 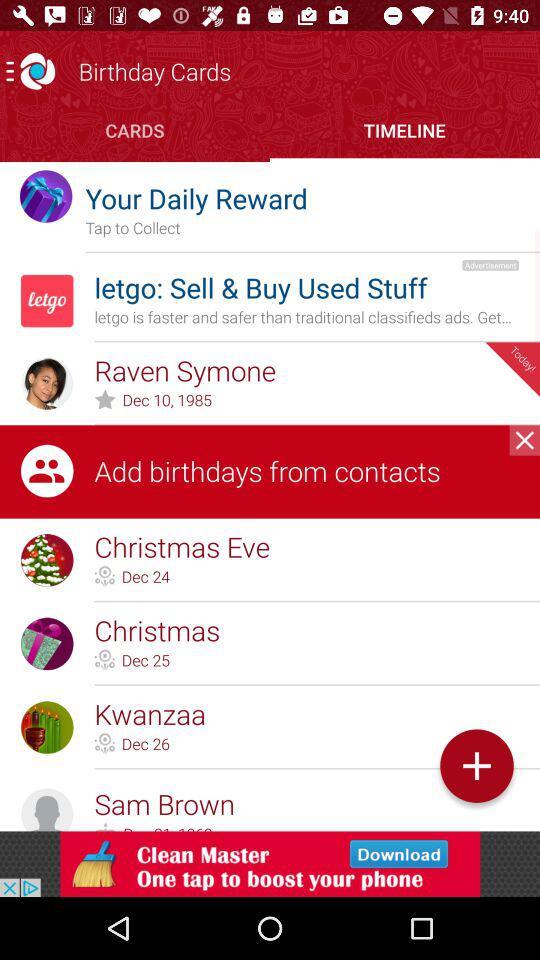 I want to click on advertisement page, so click(x=270, y=863).